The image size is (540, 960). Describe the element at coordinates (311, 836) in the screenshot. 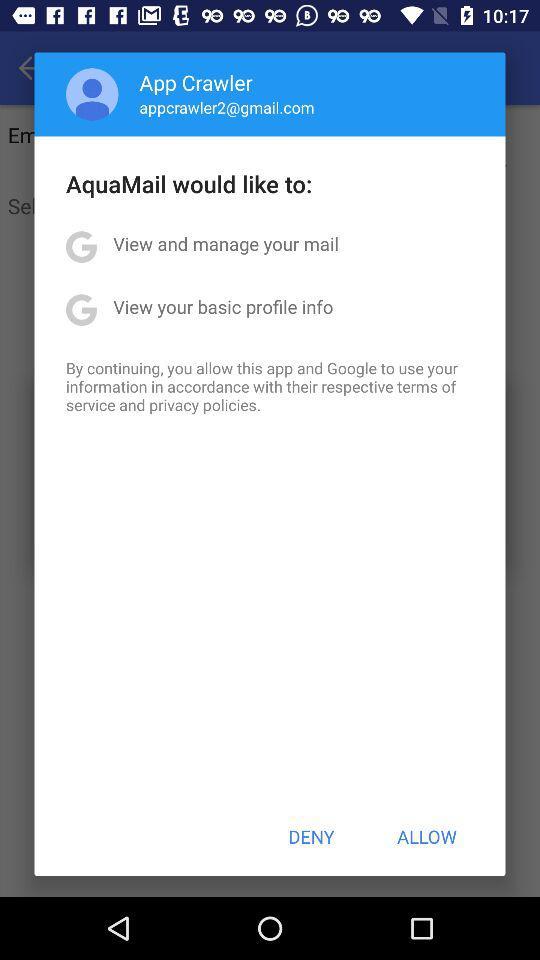

I see `the deny icon` at that location.